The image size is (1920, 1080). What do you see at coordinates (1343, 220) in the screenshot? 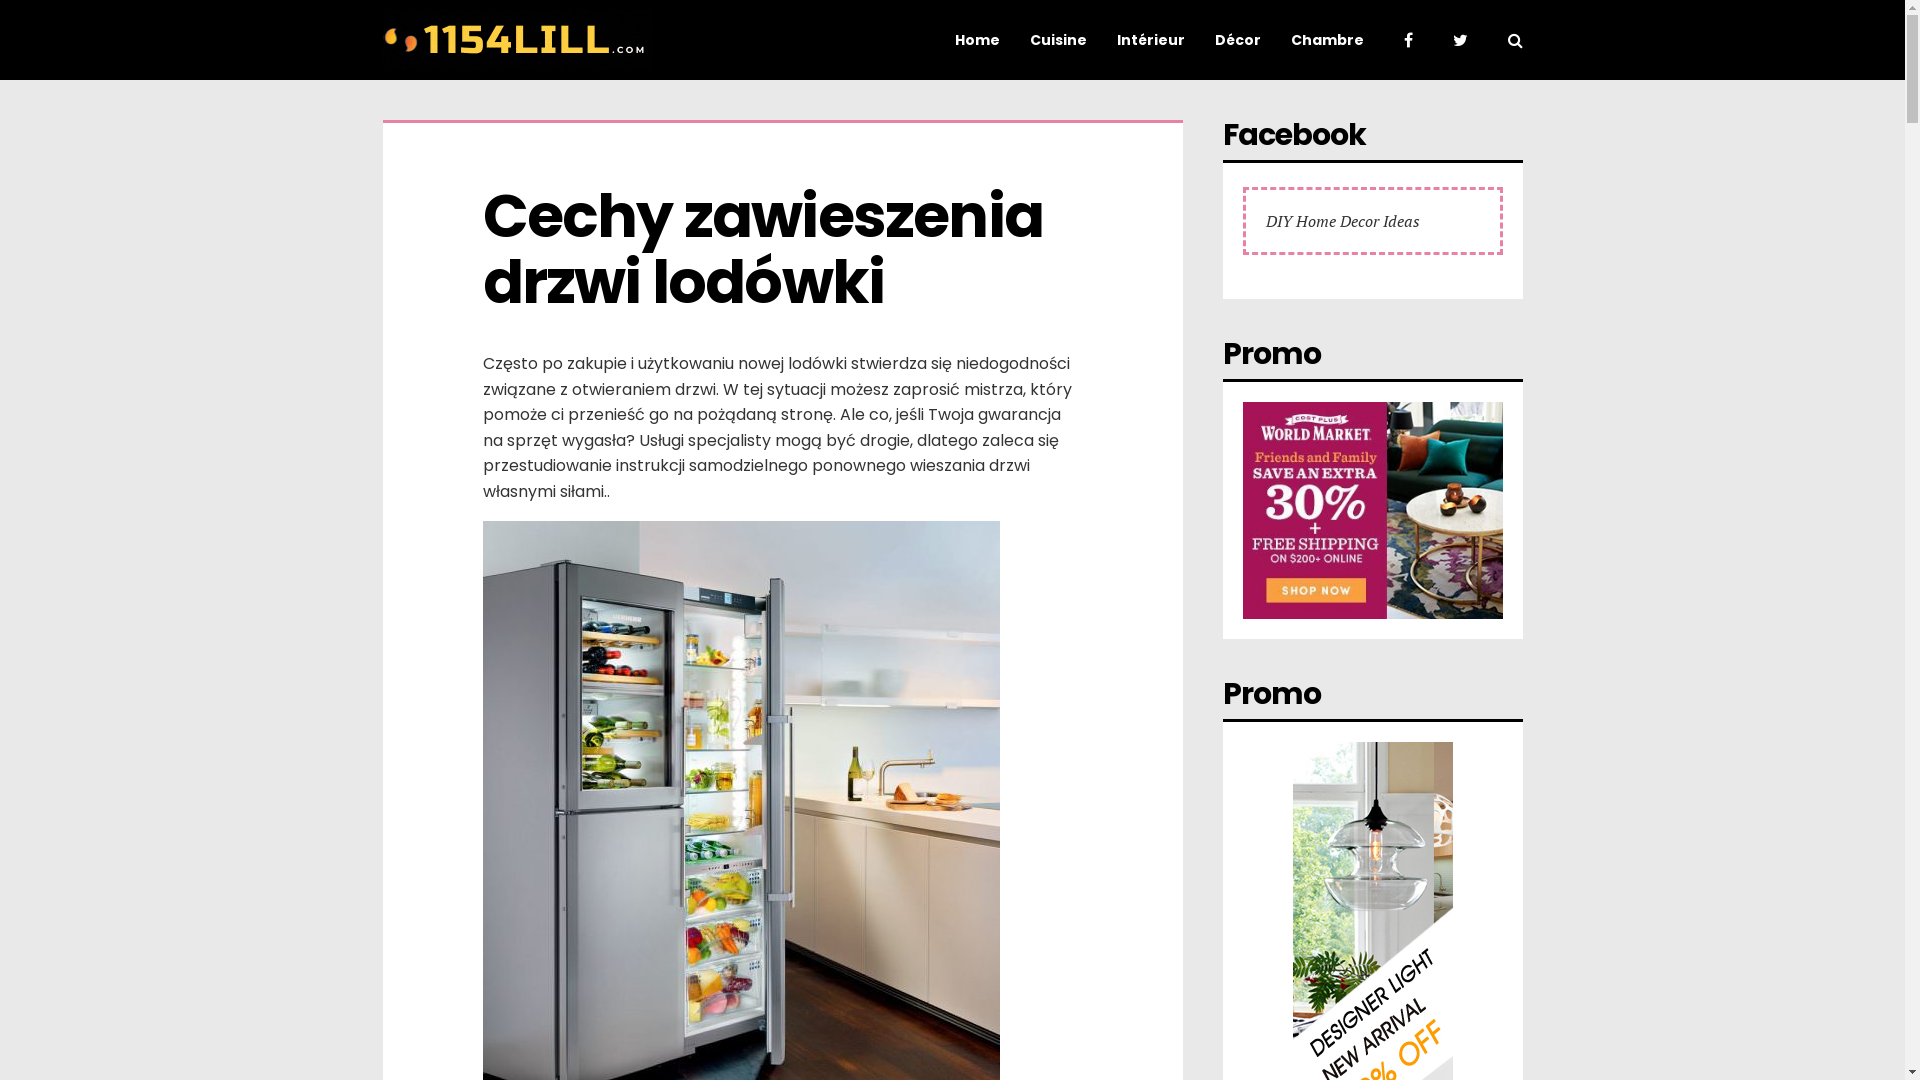
I see `'DIY Home Decor Ideas'` at bounding box center [1343, 220].